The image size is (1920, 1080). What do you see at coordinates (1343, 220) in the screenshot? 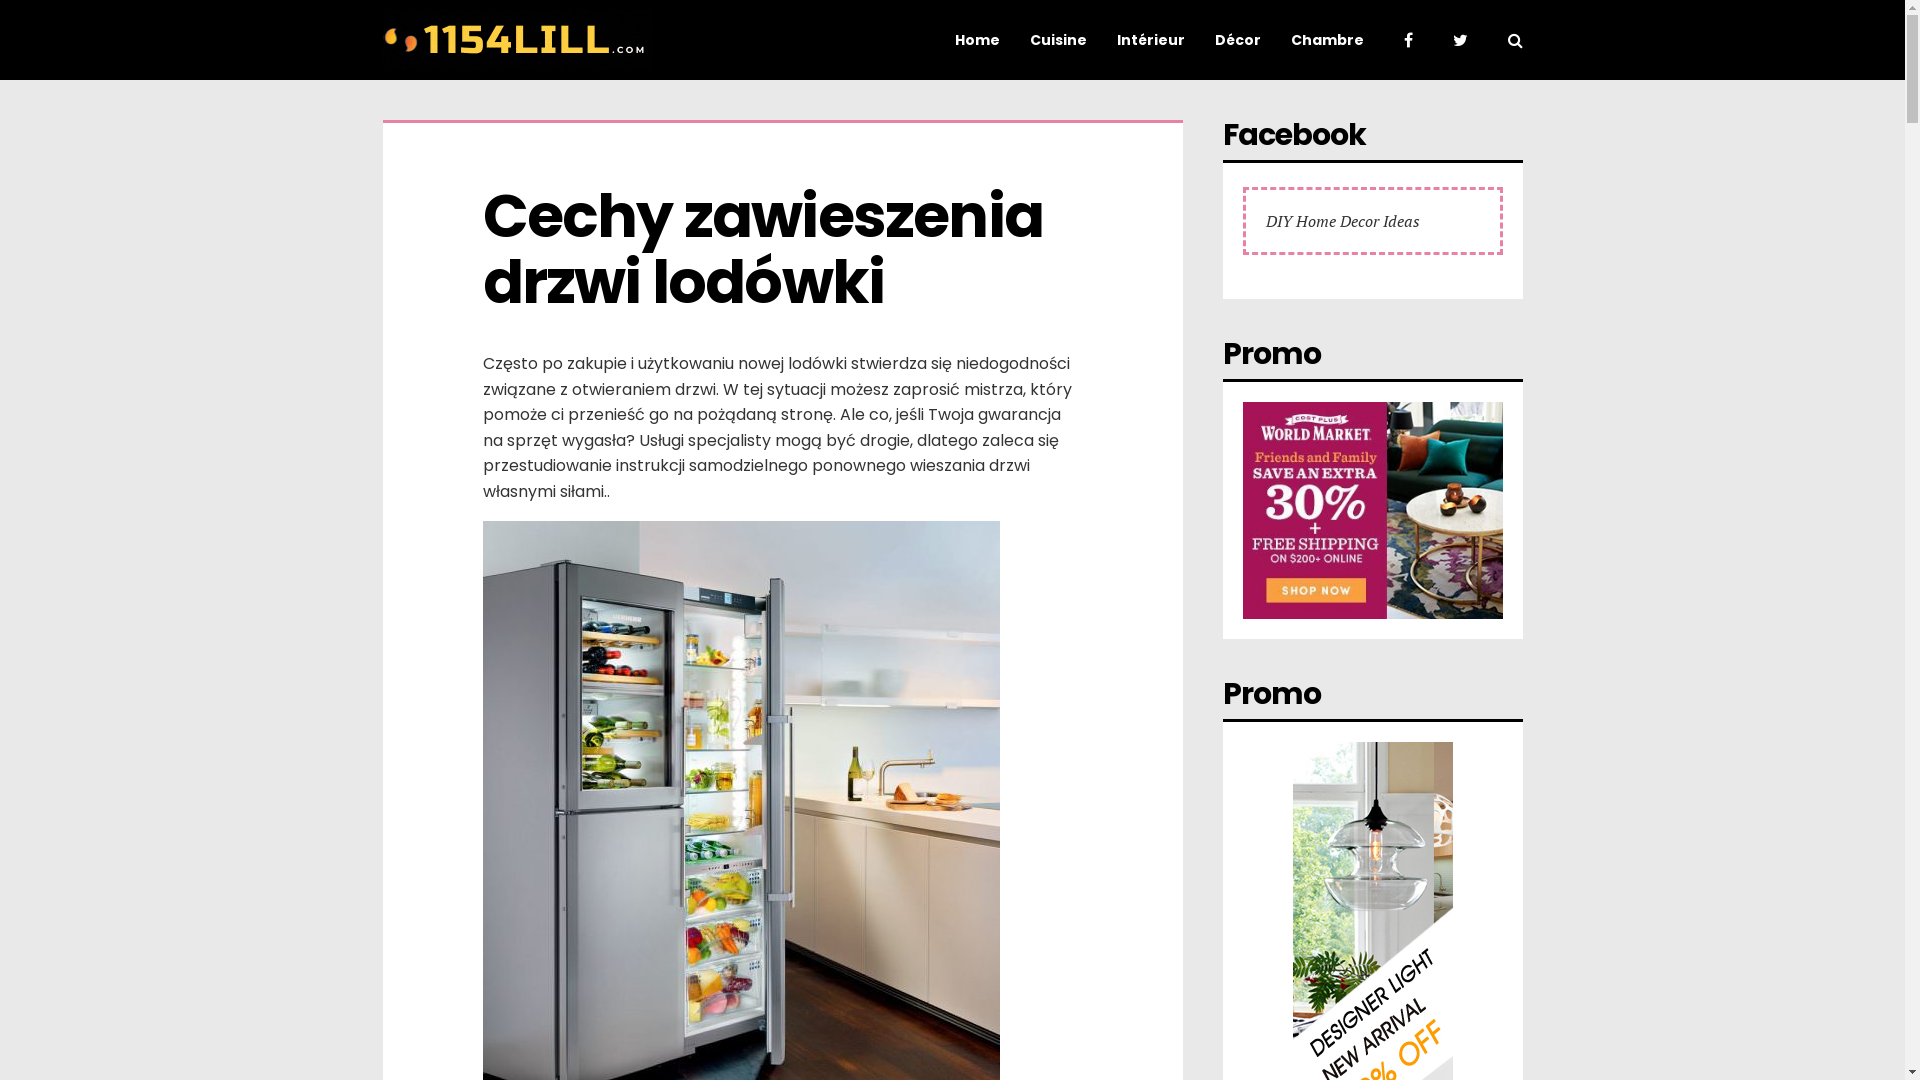
I see `'DIY Home Decor Ideas'` at bounding box center [1343, 220].